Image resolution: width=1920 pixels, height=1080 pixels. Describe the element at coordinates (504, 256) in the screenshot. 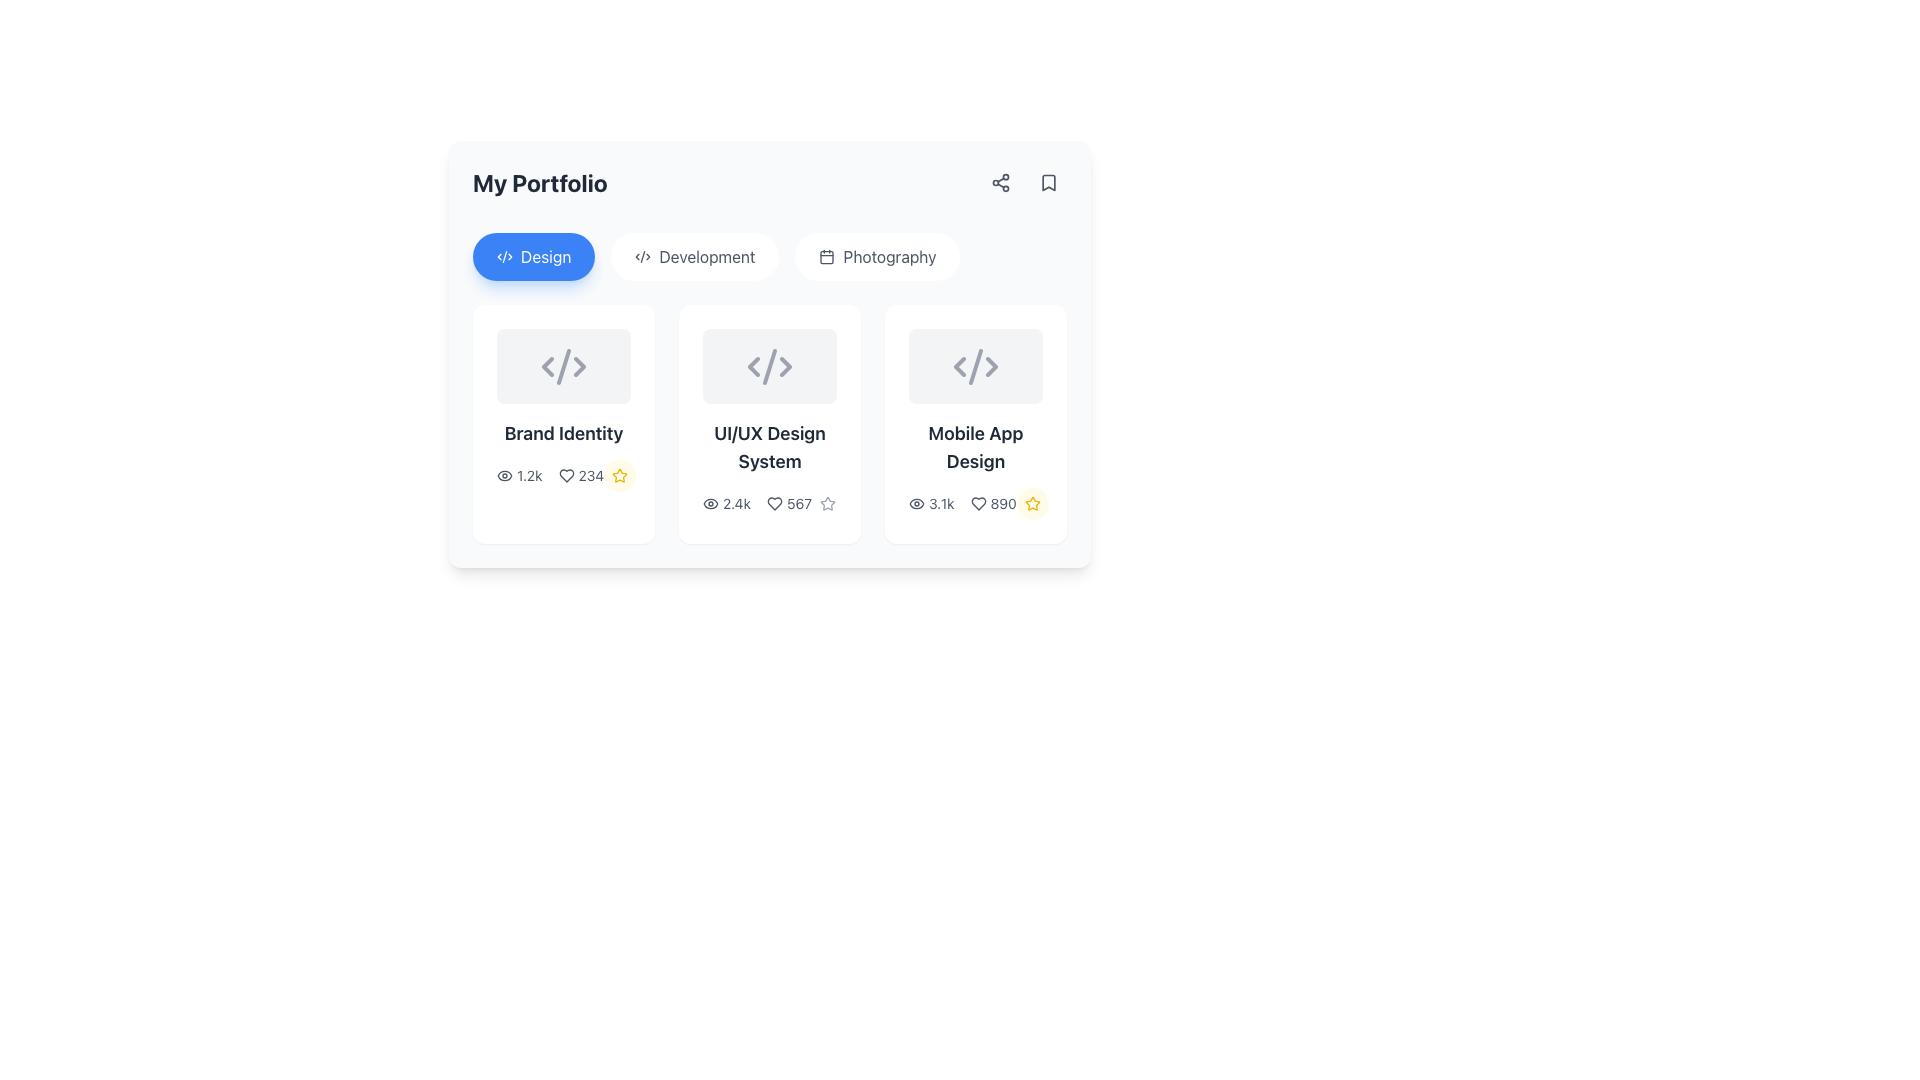

I see `the SVG icon located centrally within the 'Design' button, which is the first tab among the three at the top of the portfolio section` at that location.